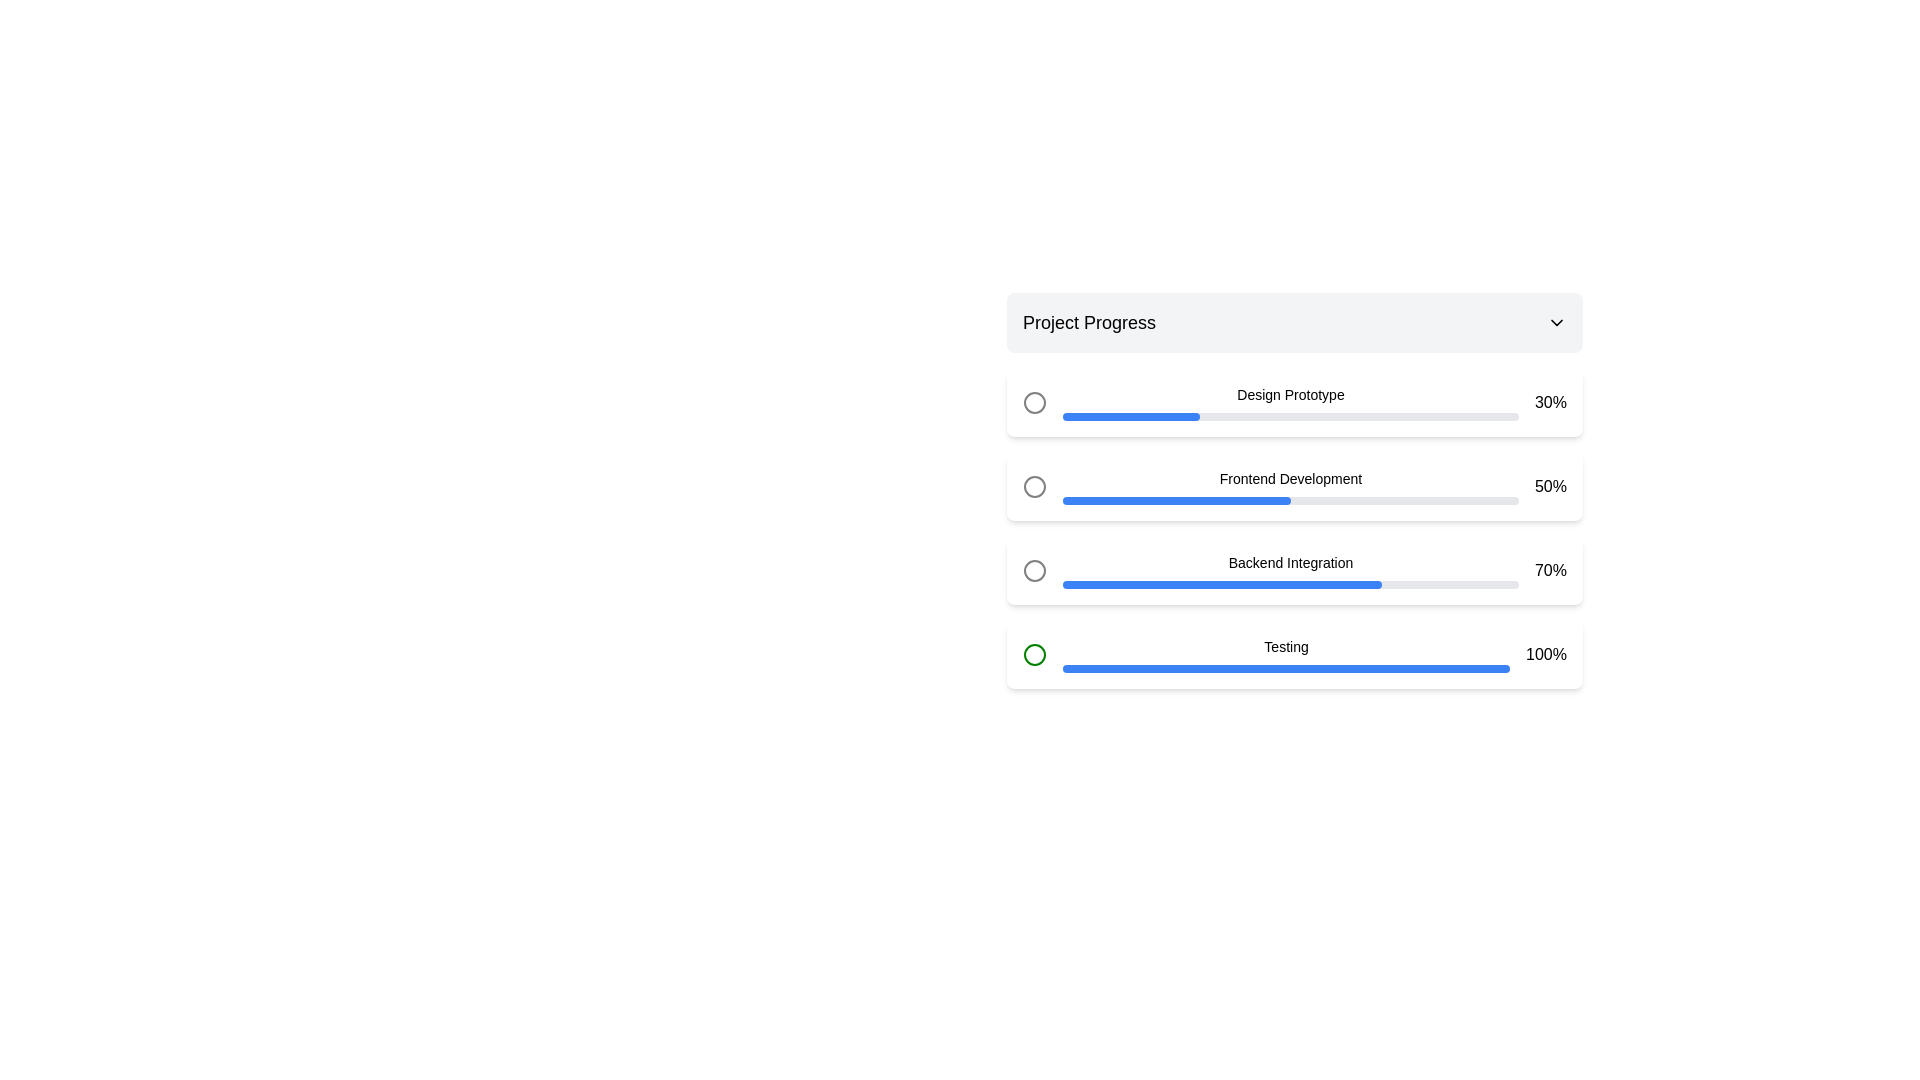  I want to click on the first circular icon representing the task status, which is located at the top of the list adjacent to the 'Design Prototype' text, so click(1035, 402).